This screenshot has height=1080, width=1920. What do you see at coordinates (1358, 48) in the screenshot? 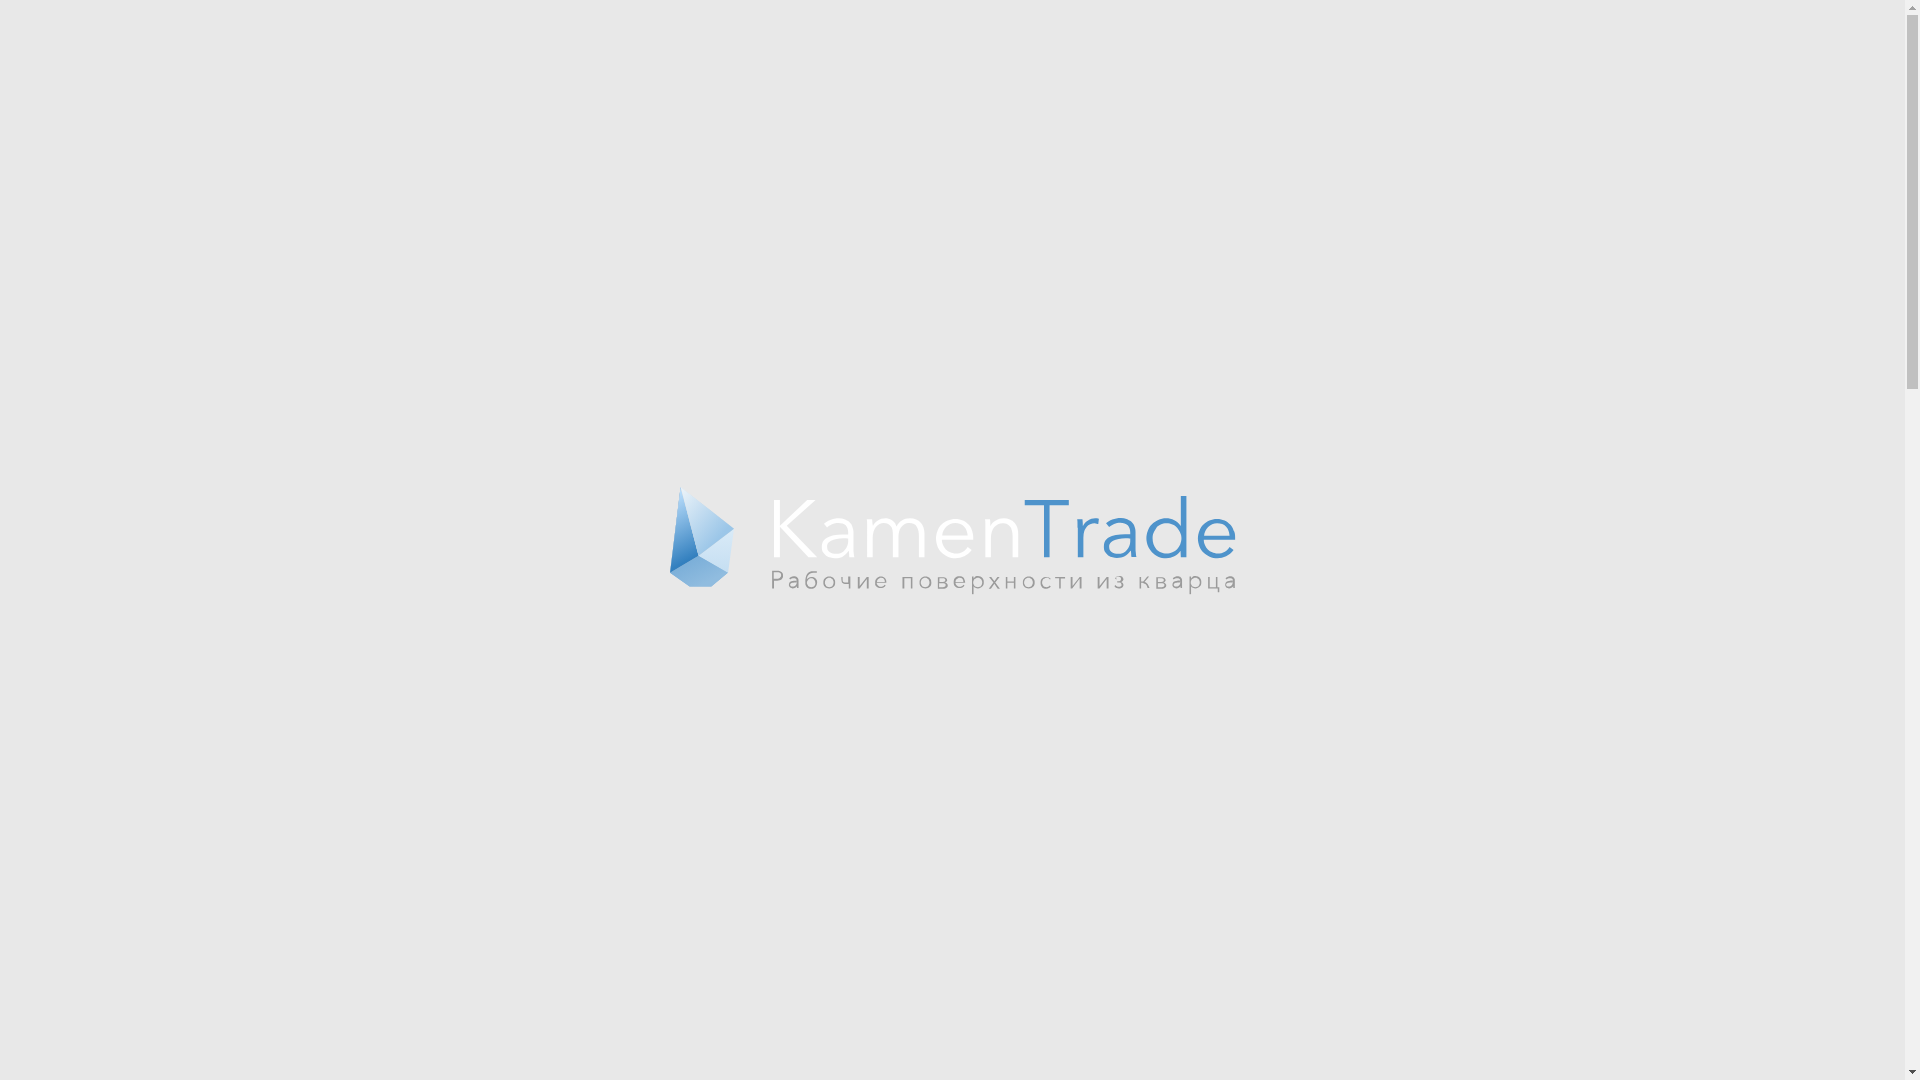
I see `'+375 (29) 588-08-80'` at bounding box center [1358, 48].